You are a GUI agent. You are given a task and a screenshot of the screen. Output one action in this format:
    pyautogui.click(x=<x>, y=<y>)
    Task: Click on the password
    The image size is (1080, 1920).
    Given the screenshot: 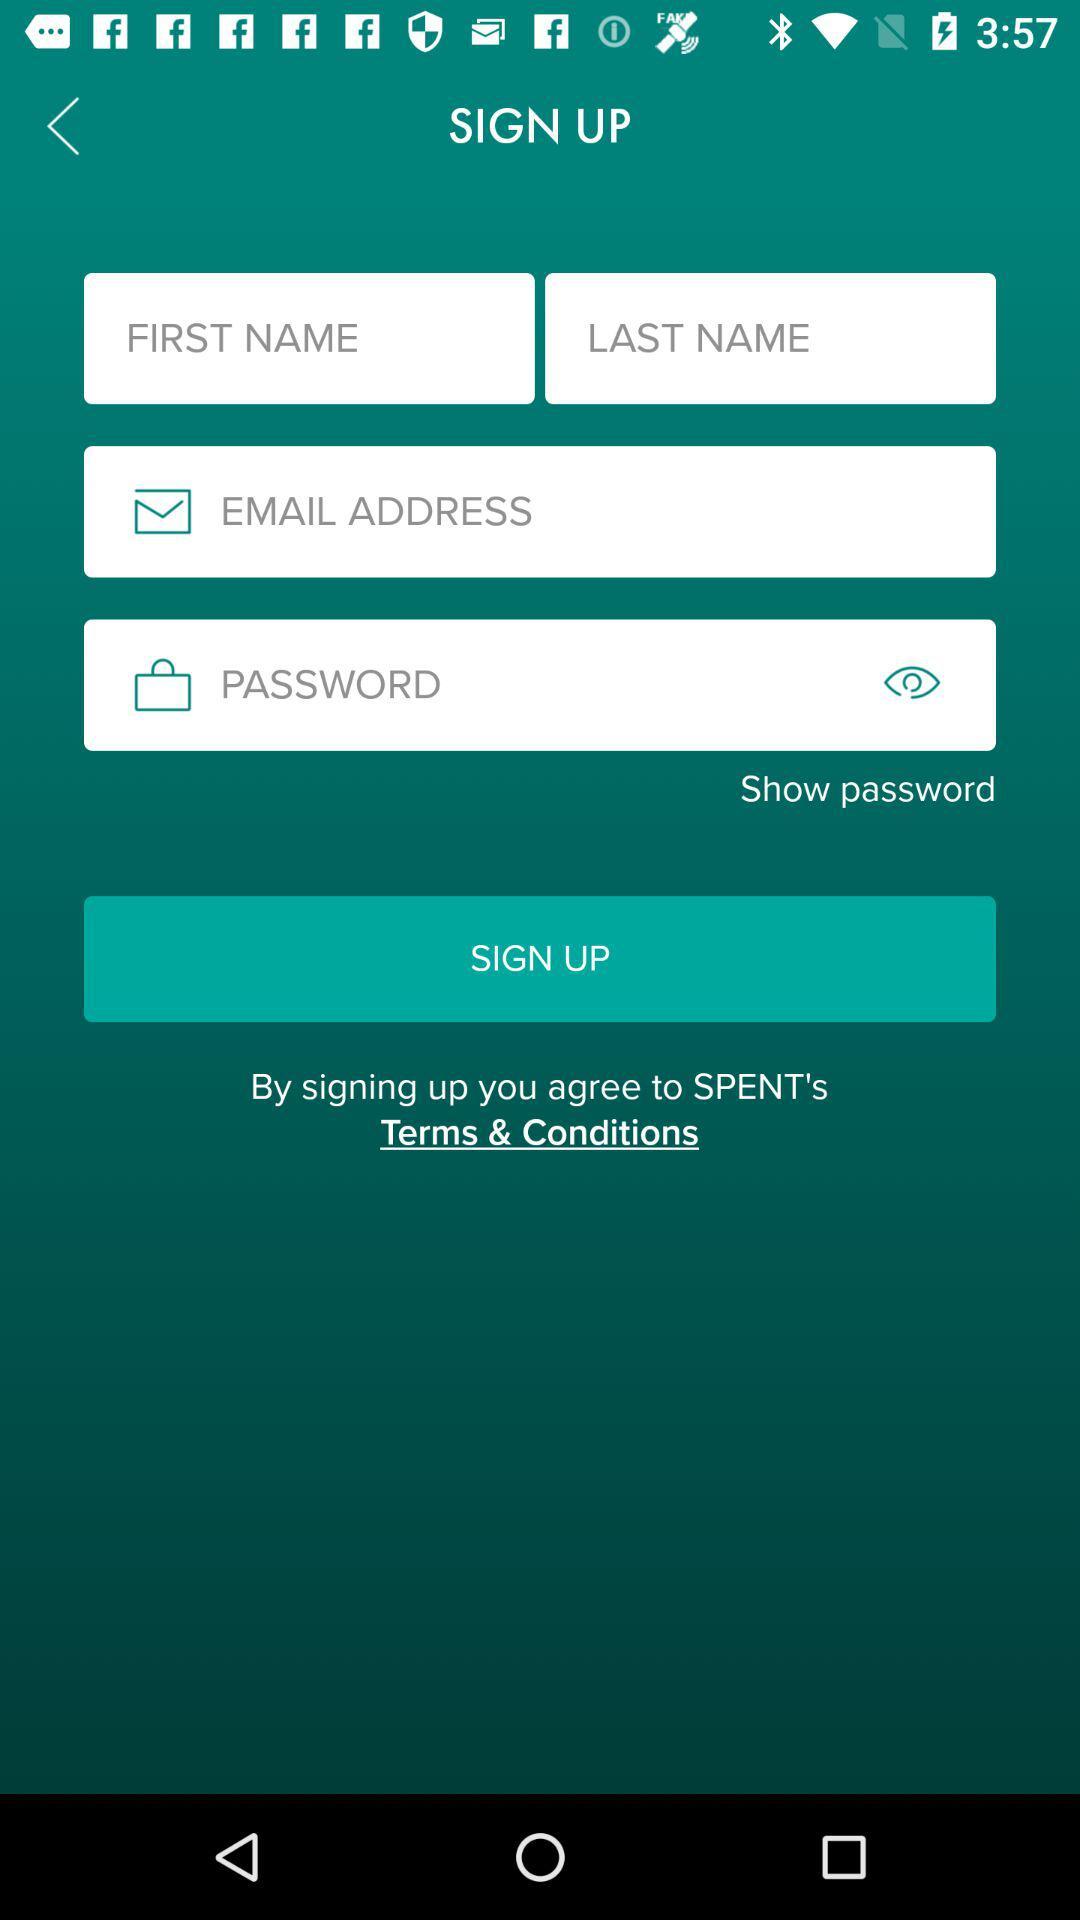 What is the action you would take?
    pyautogui.click(x=540, y=685)
    